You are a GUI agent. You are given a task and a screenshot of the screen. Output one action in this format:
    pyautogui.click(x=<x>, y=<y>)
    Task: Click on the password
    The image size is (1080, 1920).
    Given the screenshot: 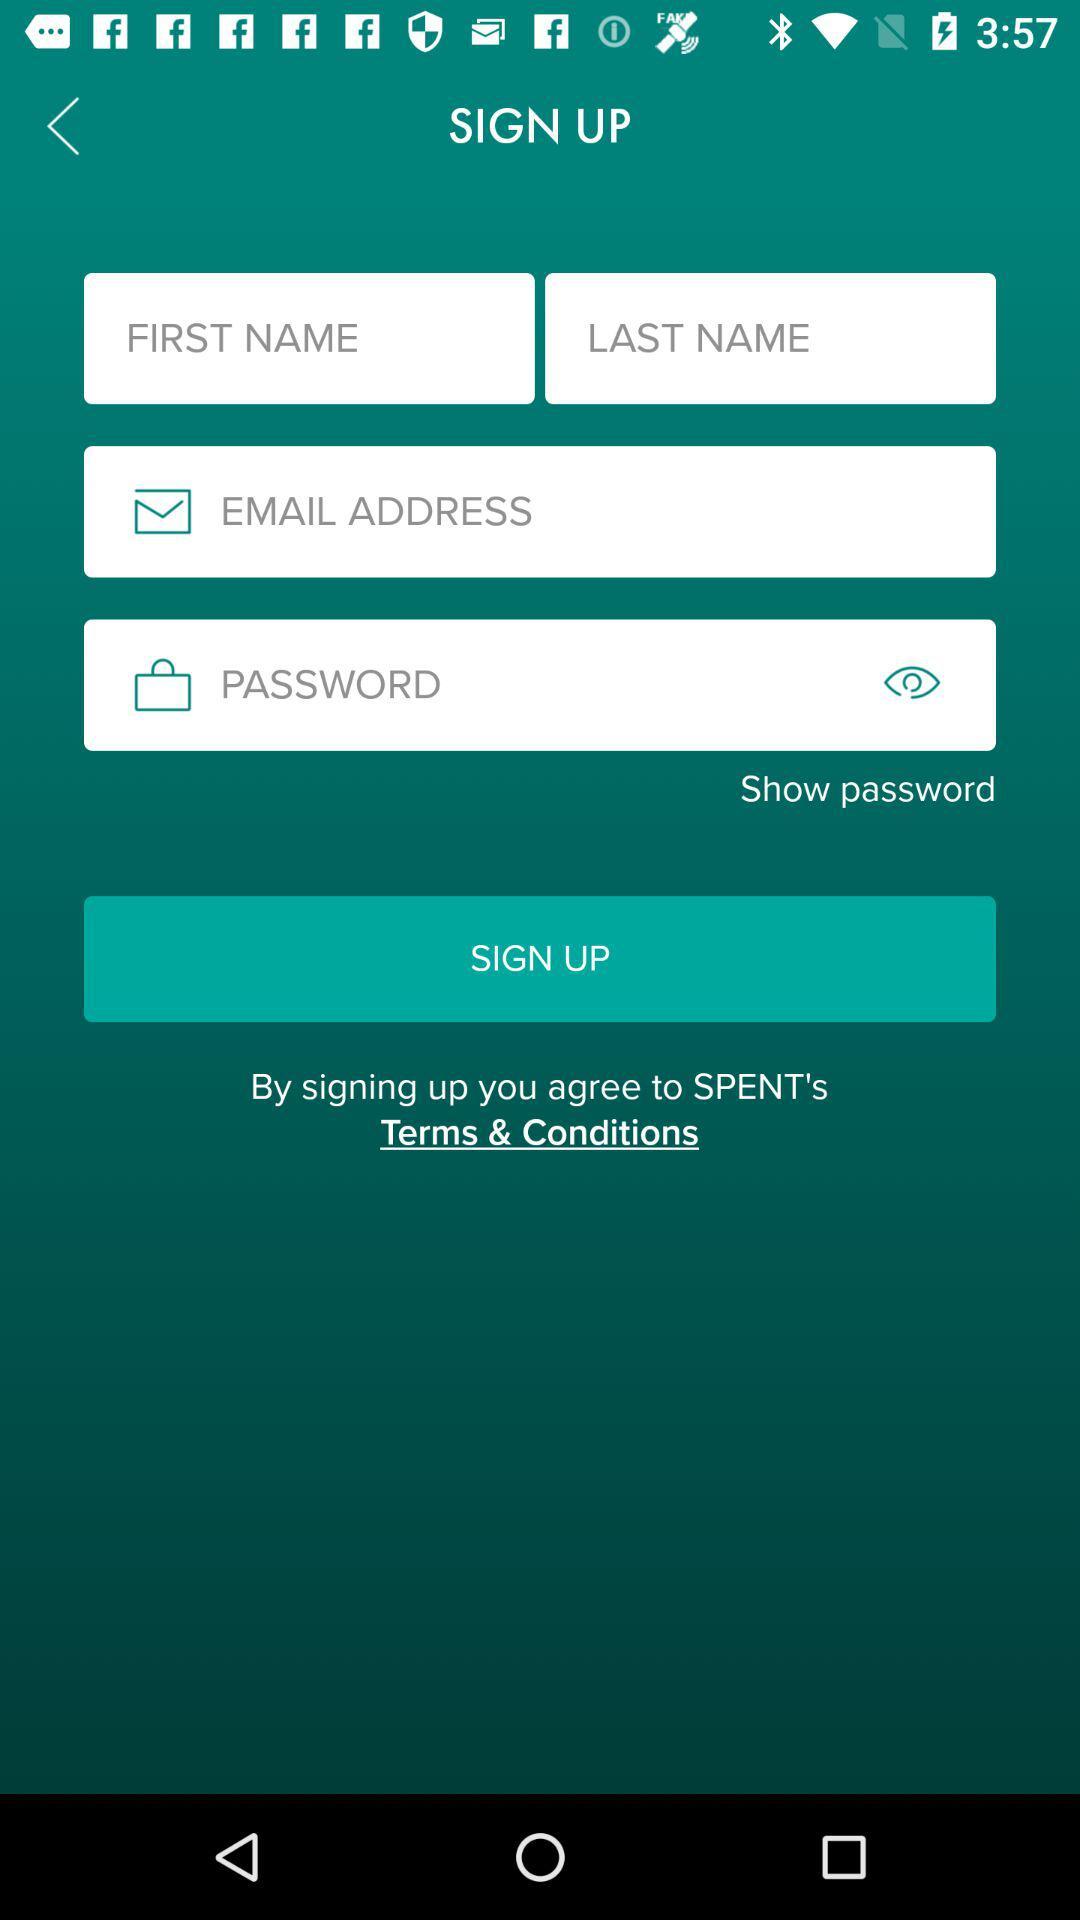 What is the action you would take?
    pyautogui.click(x=540, y=685)
    